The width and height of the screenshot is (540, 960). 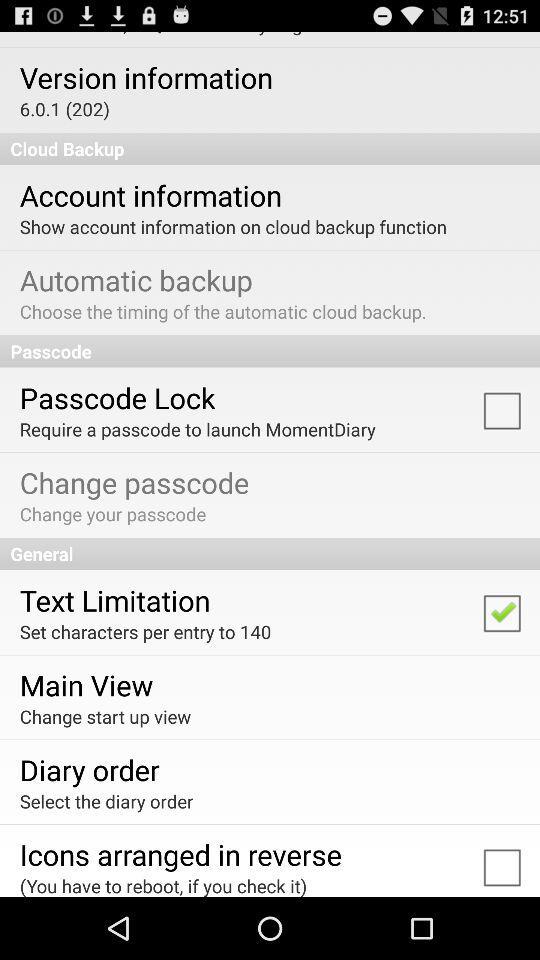 I want to click on the change start up app, so click(x=105, y=716).